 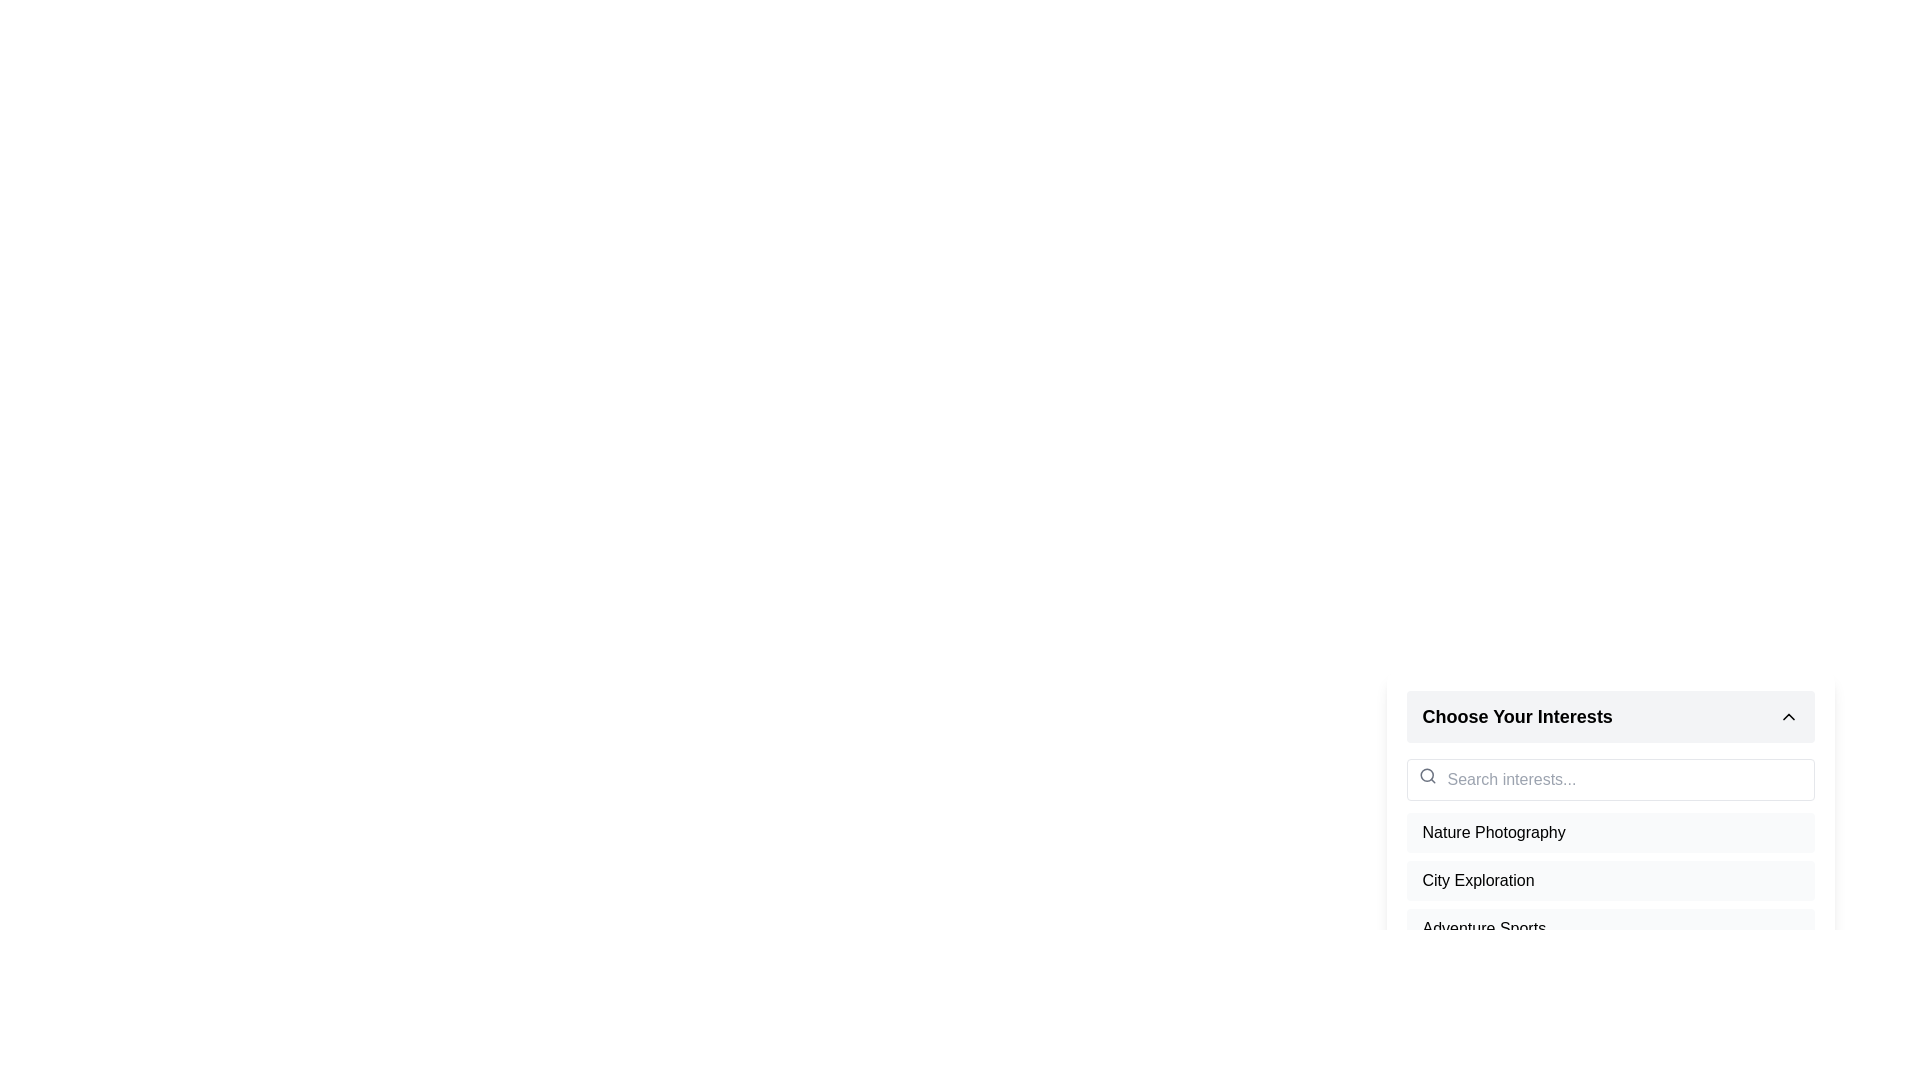 What do you see at coordinates (1788, 716) in the screenshot?
I see `the chevron icon in the top-right corner of the 'Choose Your Interests' section header` at bounding box center [1788, 716].